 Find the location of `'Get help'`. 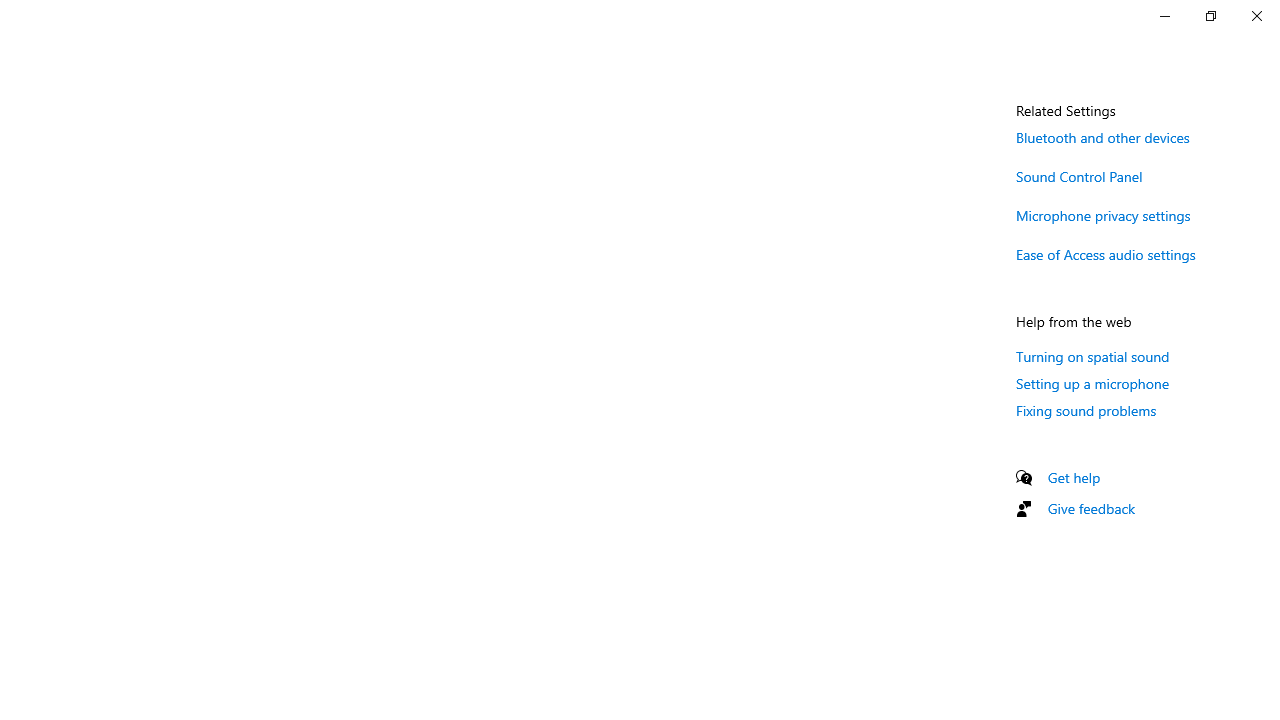

'Get help' is located at coordinates (1073, 477).